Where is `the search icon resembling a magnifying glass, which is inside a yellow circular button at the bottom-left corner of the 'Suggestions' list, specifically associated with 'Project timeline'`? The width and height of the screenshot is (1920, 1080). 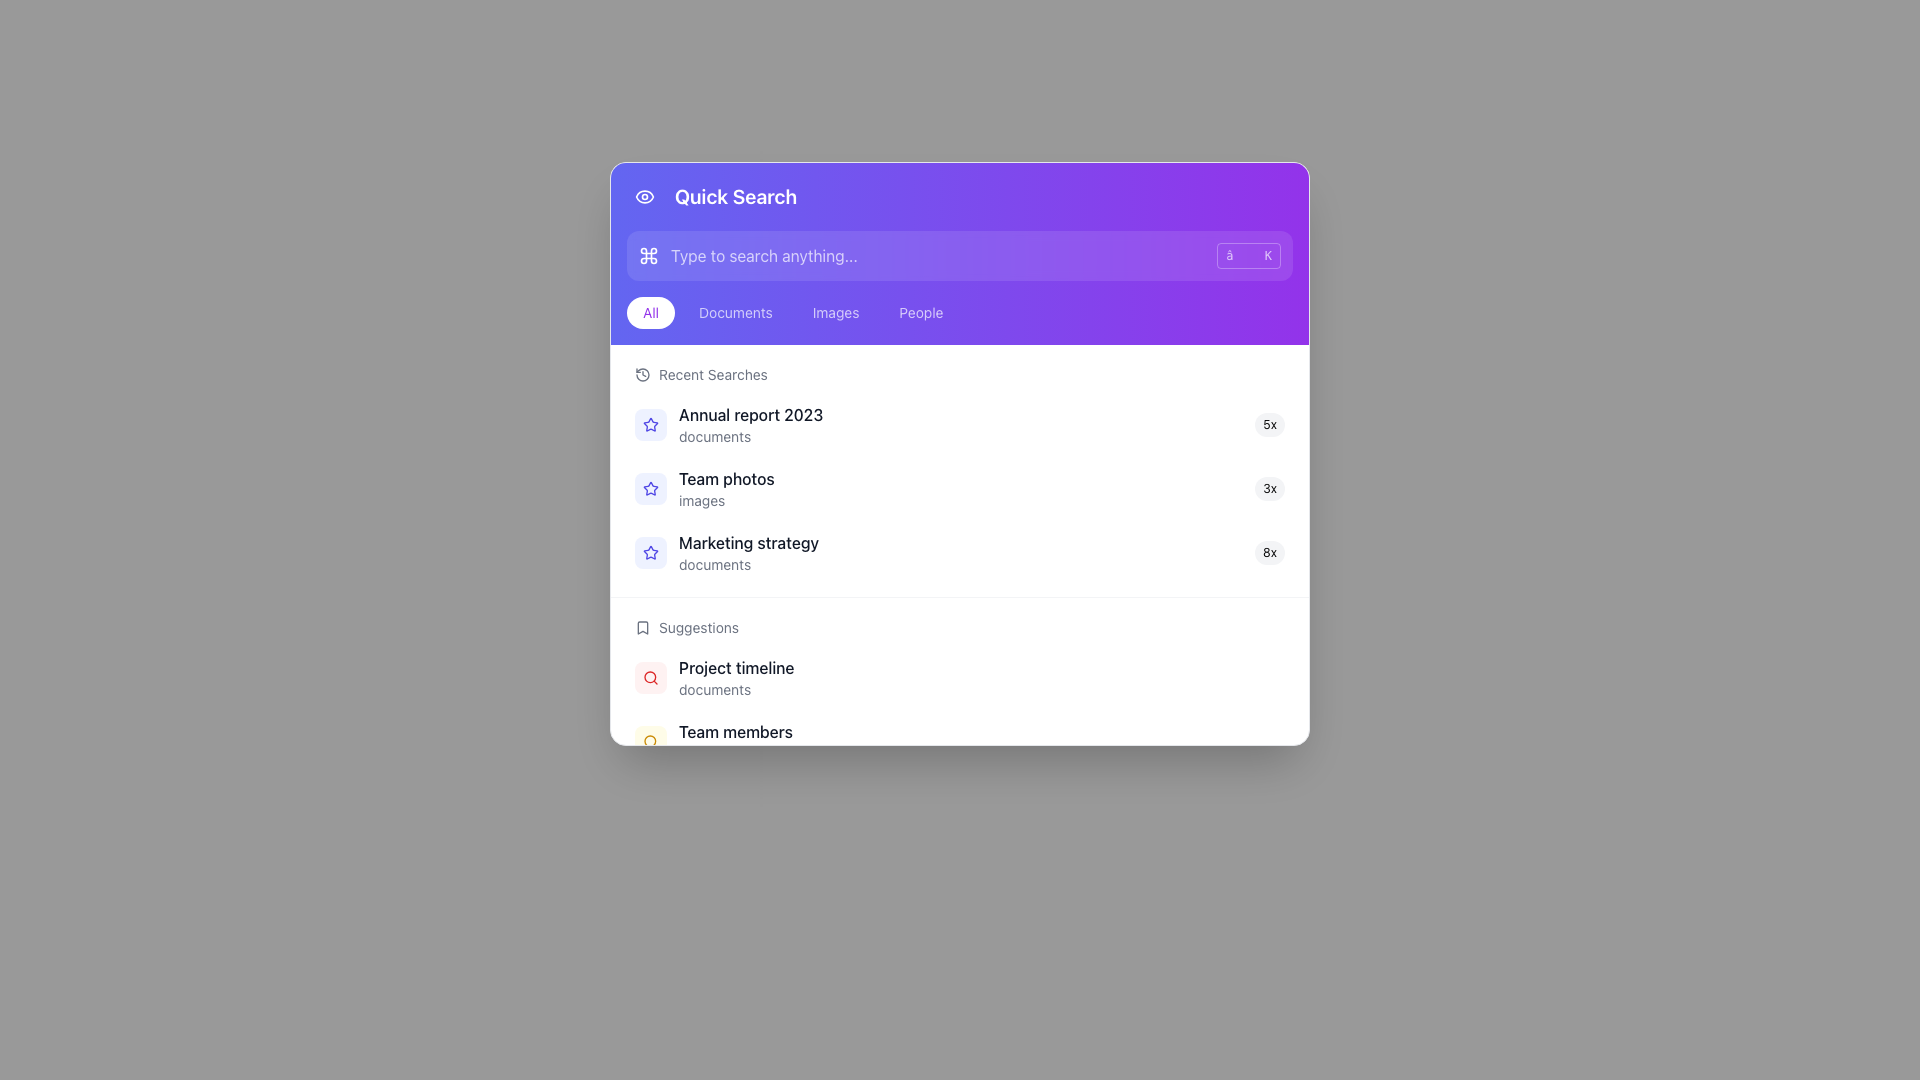
the search icon resembling a magnifying glass, which is inside a yellow circular button at the bottom-left corner of the 'Suggestions' list, specifically associated with 'Project timeline' is located at coordinates (651, 741).